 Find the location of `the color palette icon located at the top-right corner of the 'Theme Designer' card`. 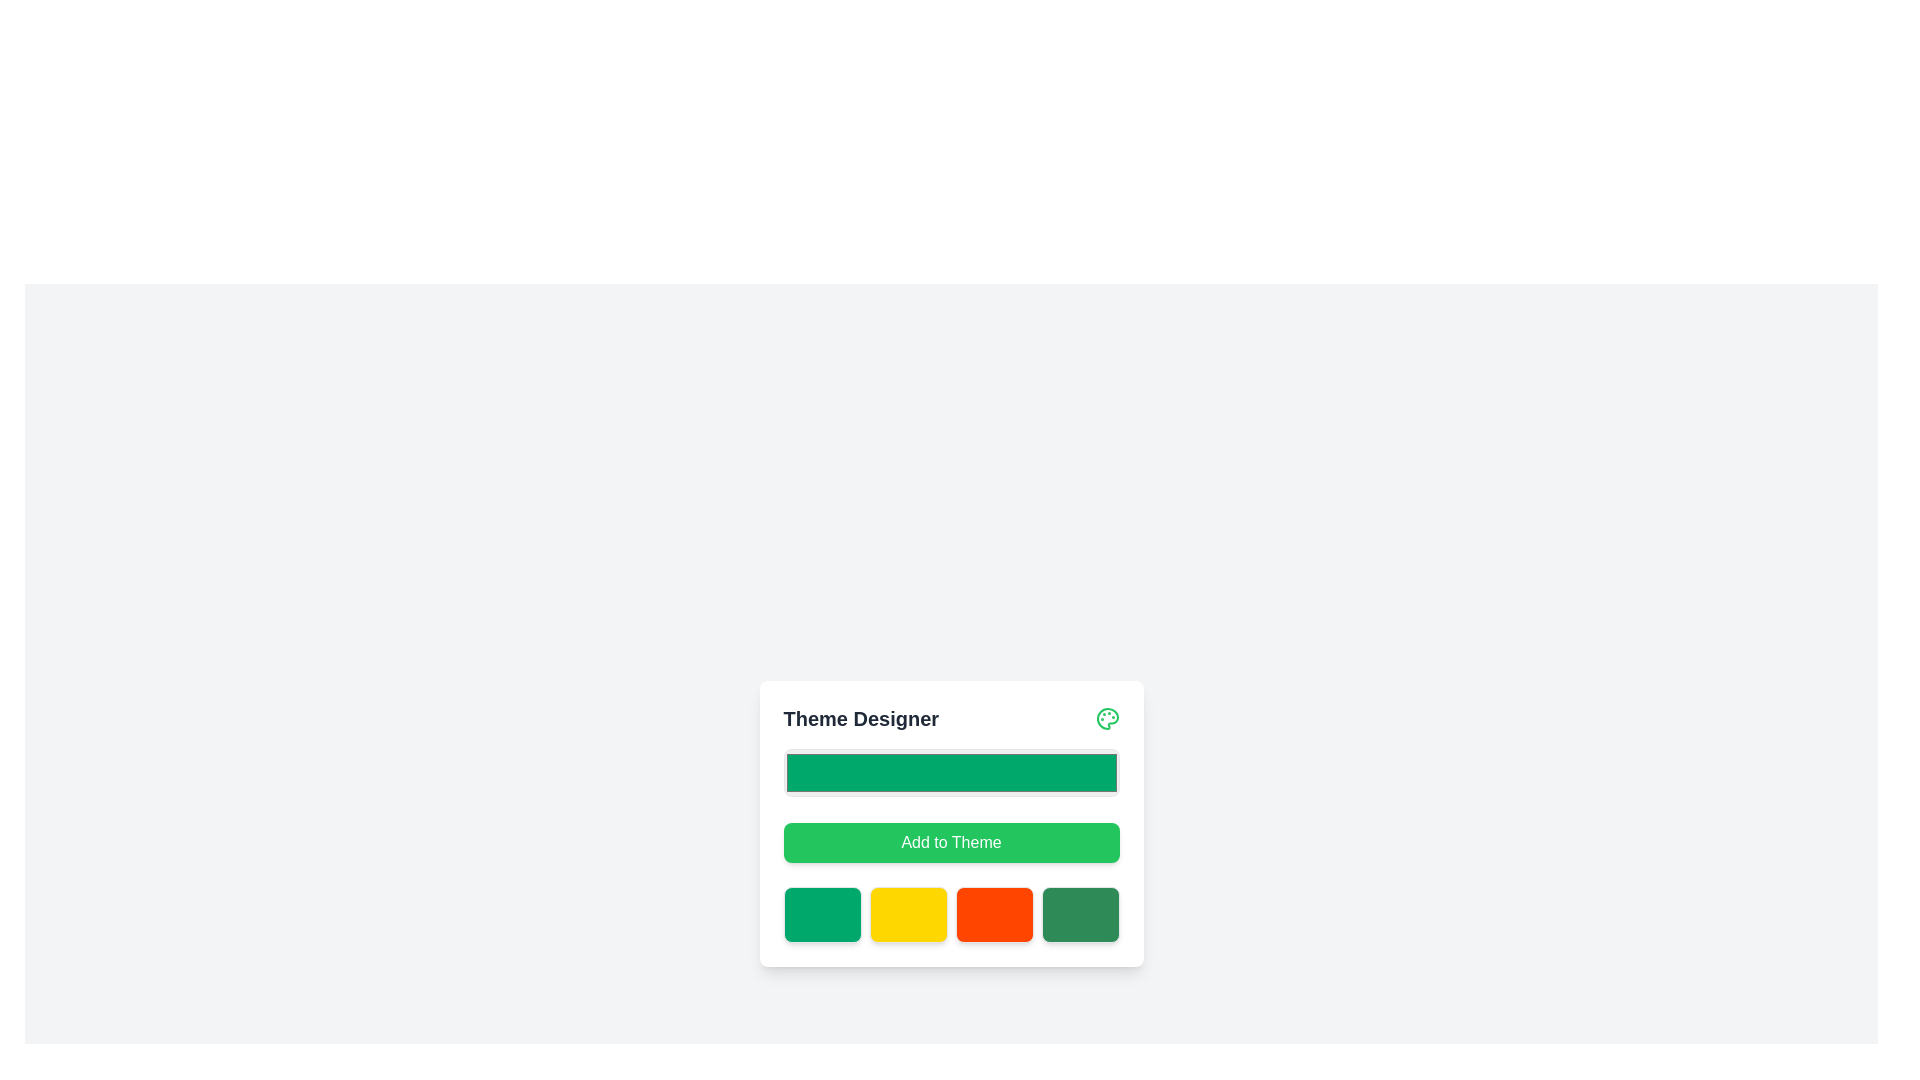

the color palette icon located at the top-right corner of the 'Theme Designer' card is located at coordinates (1106, 717).